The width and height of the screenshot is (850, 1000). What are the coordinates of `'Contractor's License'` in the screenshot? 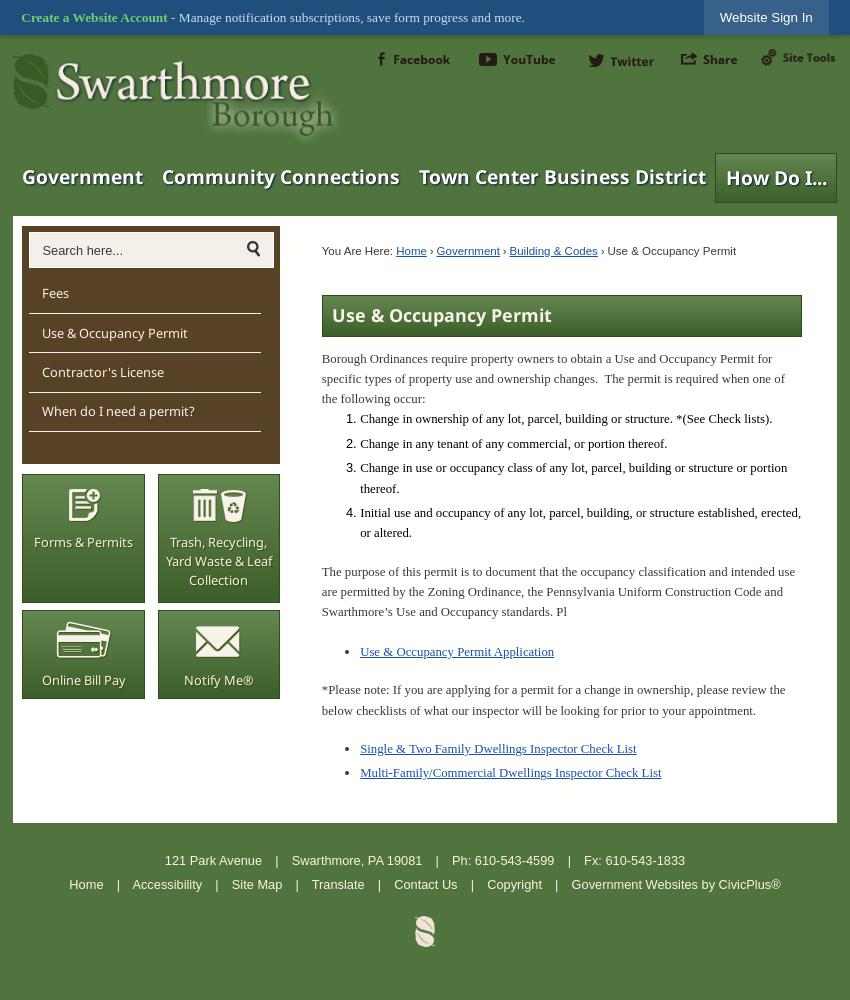 It's located at (101, 370).